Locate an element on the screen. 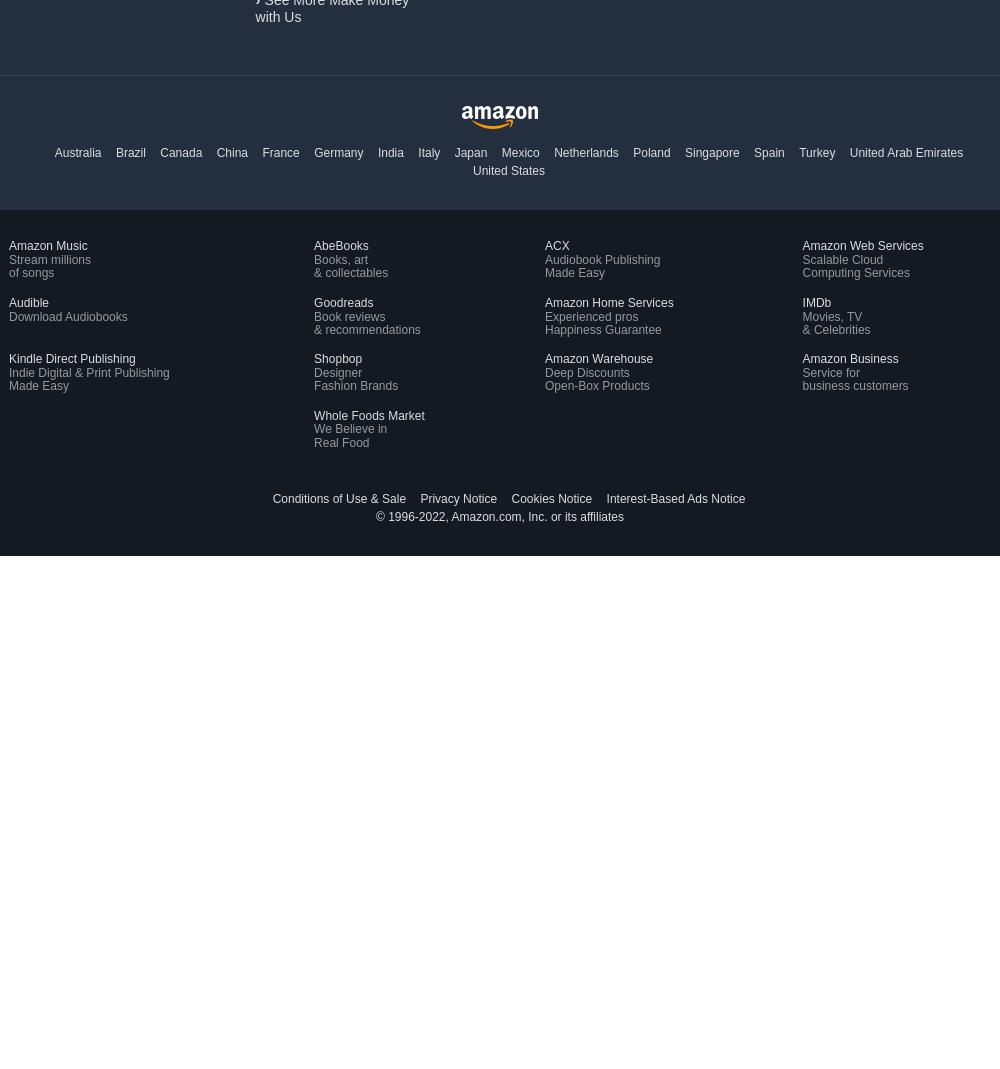 The height and width of the screenshot is (1069, 1000). 'Interest-Based Ads Notice' is located at coordinates (605, 498).